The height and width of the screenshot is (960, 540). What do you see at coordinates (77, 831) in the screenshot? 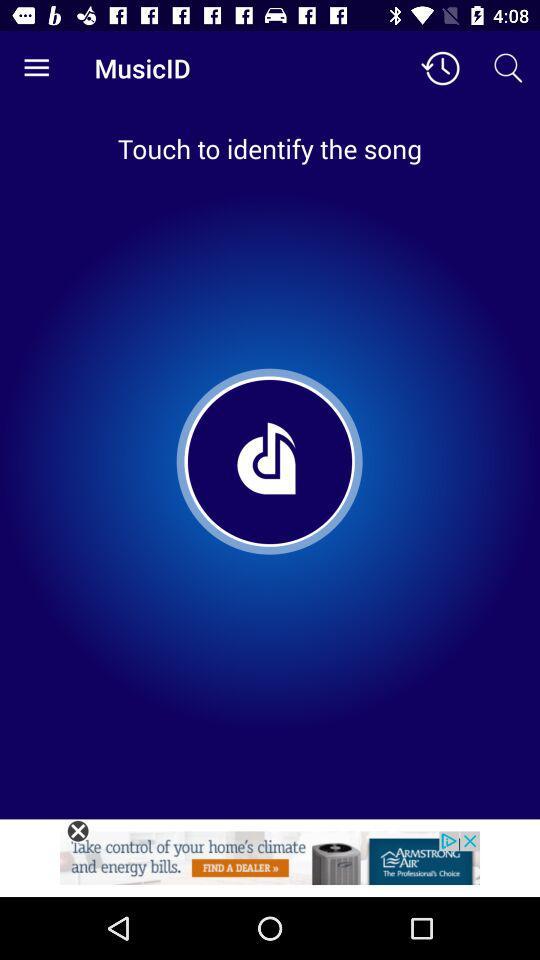
I see `this advertisement` at bounding box center [77, 831].